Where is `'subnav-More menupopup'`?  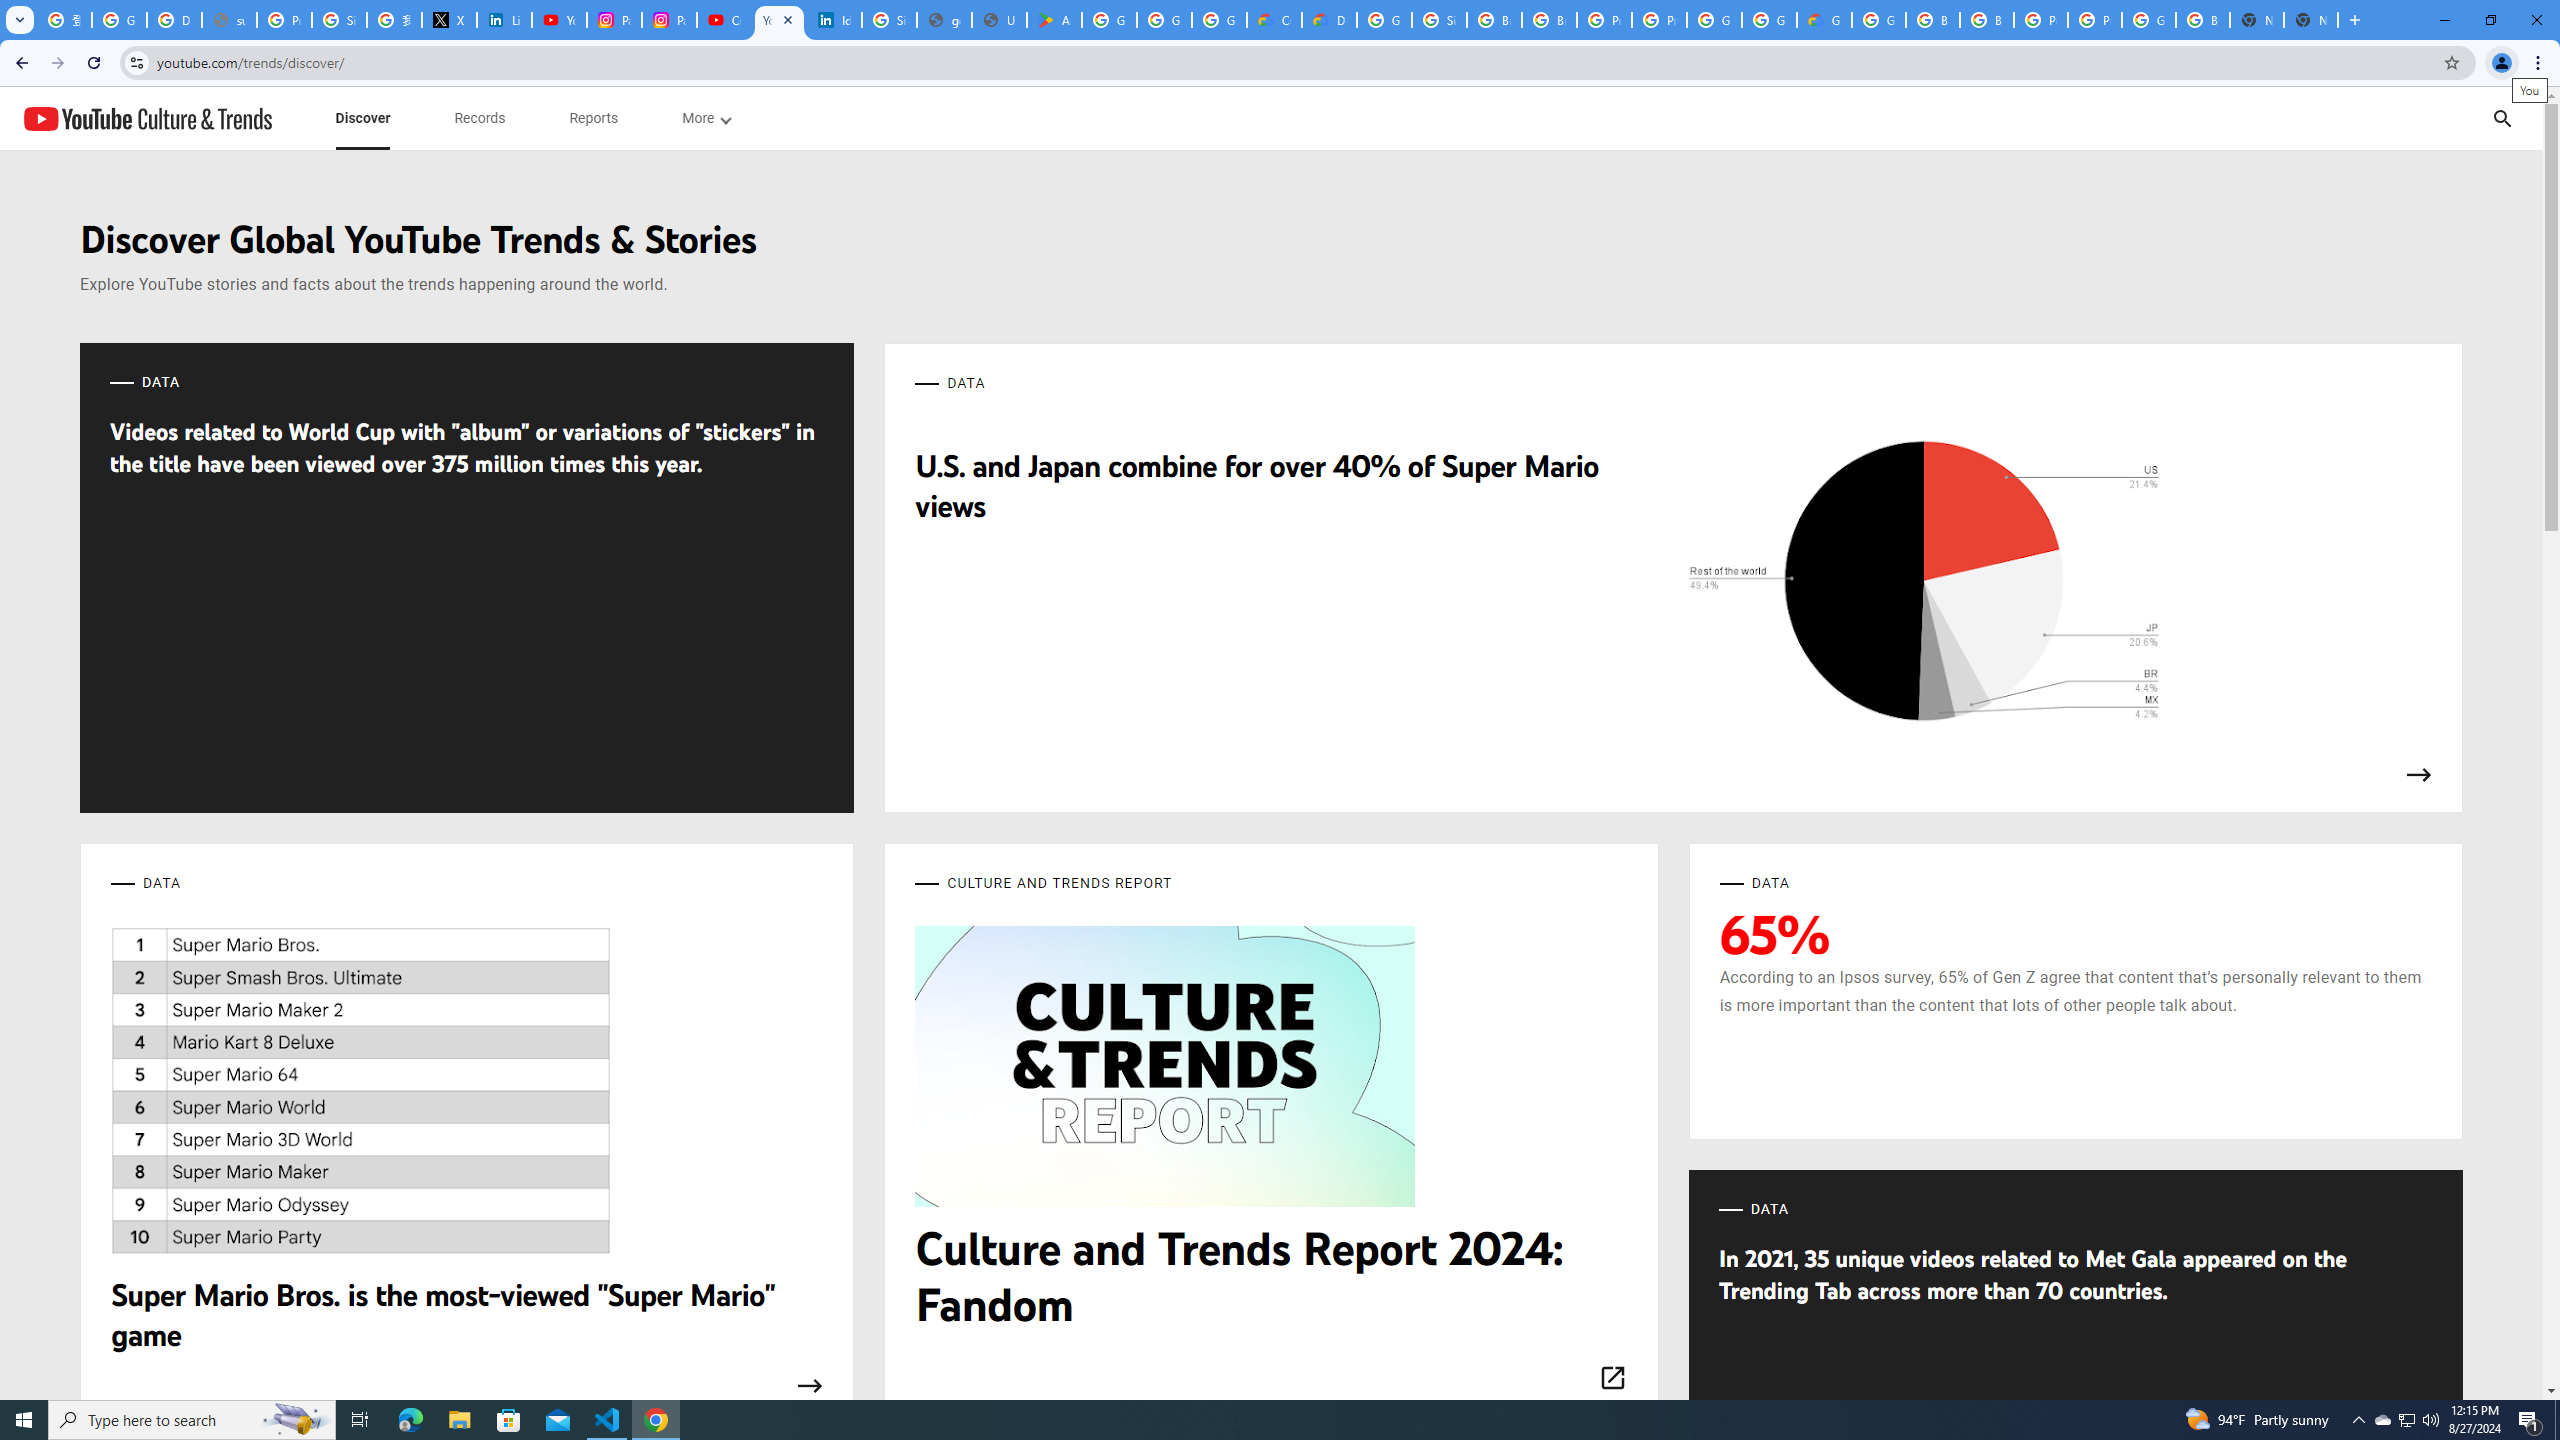 'subnav-More menupopup' is located at coordinates (705, 118).